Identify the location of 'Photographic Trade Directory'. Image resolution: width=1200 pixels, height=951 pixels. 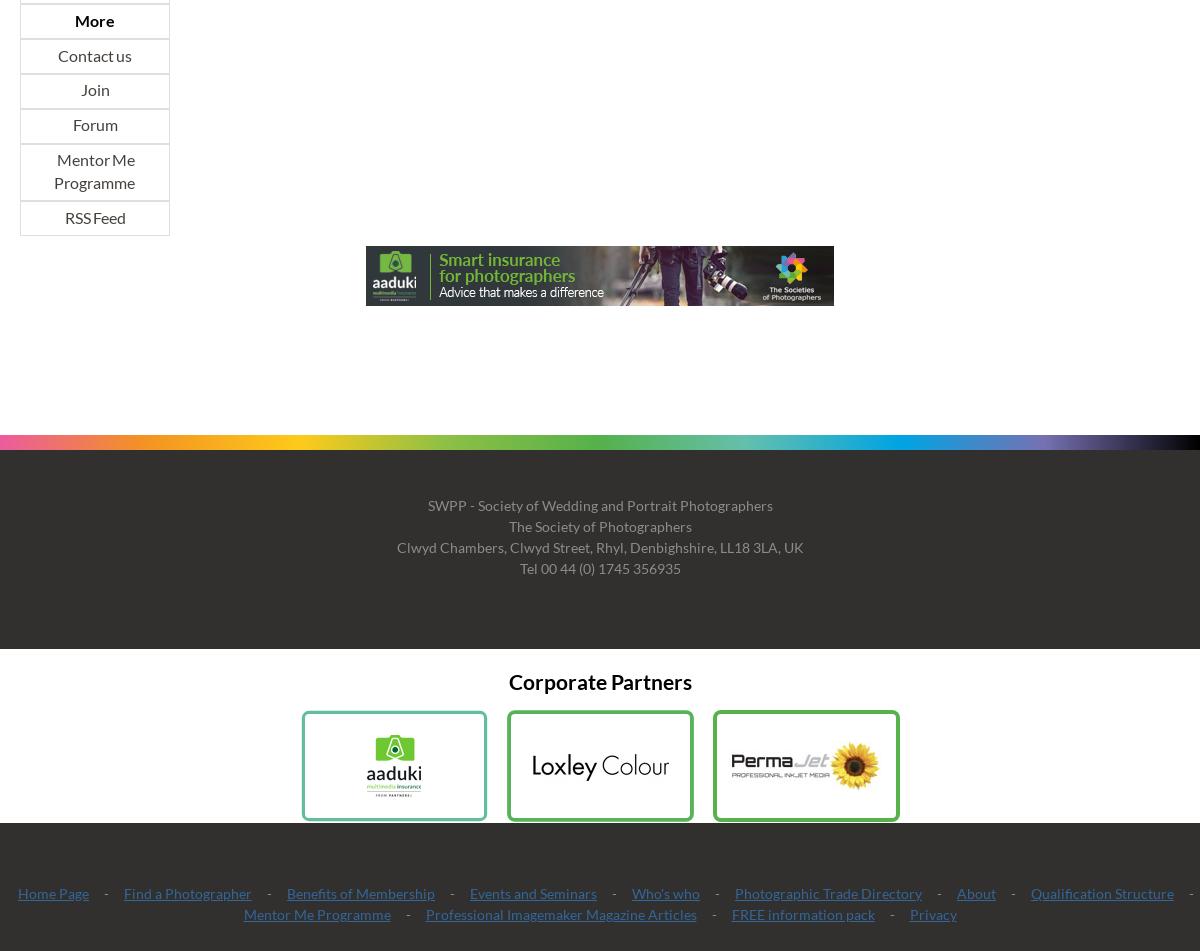
(827, 891).